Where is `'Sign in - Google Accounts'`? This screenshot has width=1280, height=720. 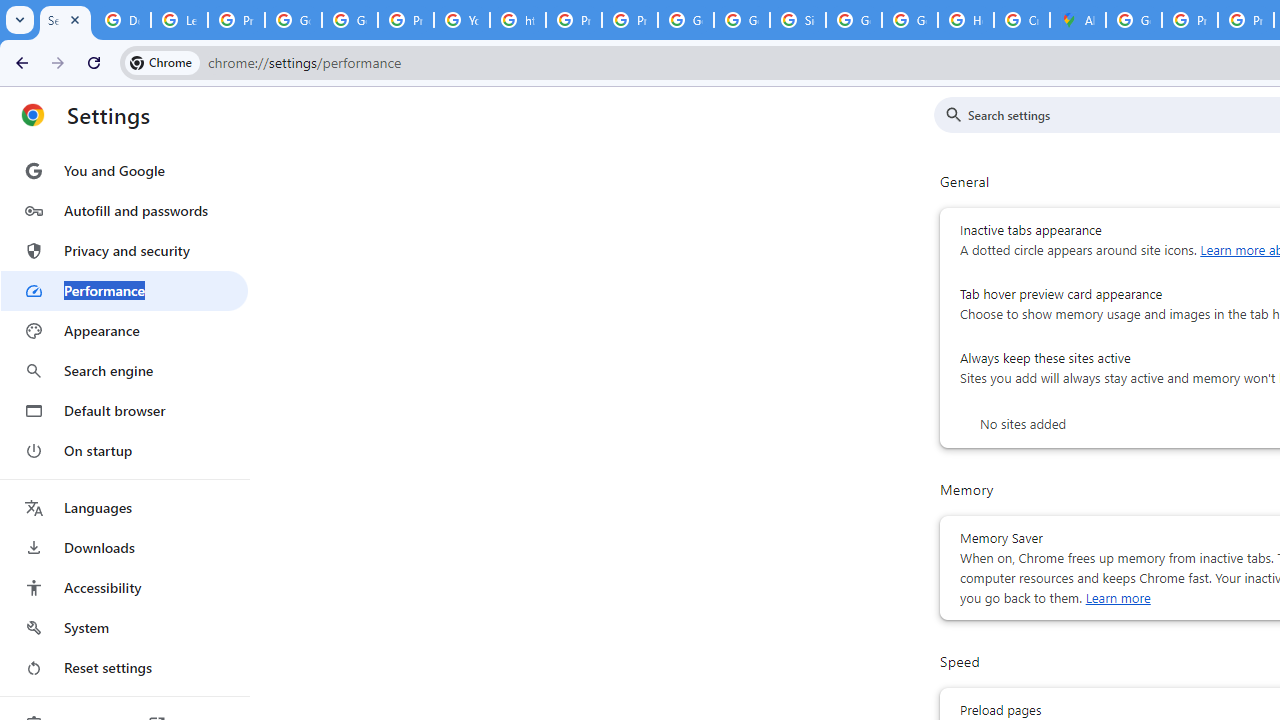 'Sign in - Google Accounts' is located at coordinates (797, 20).